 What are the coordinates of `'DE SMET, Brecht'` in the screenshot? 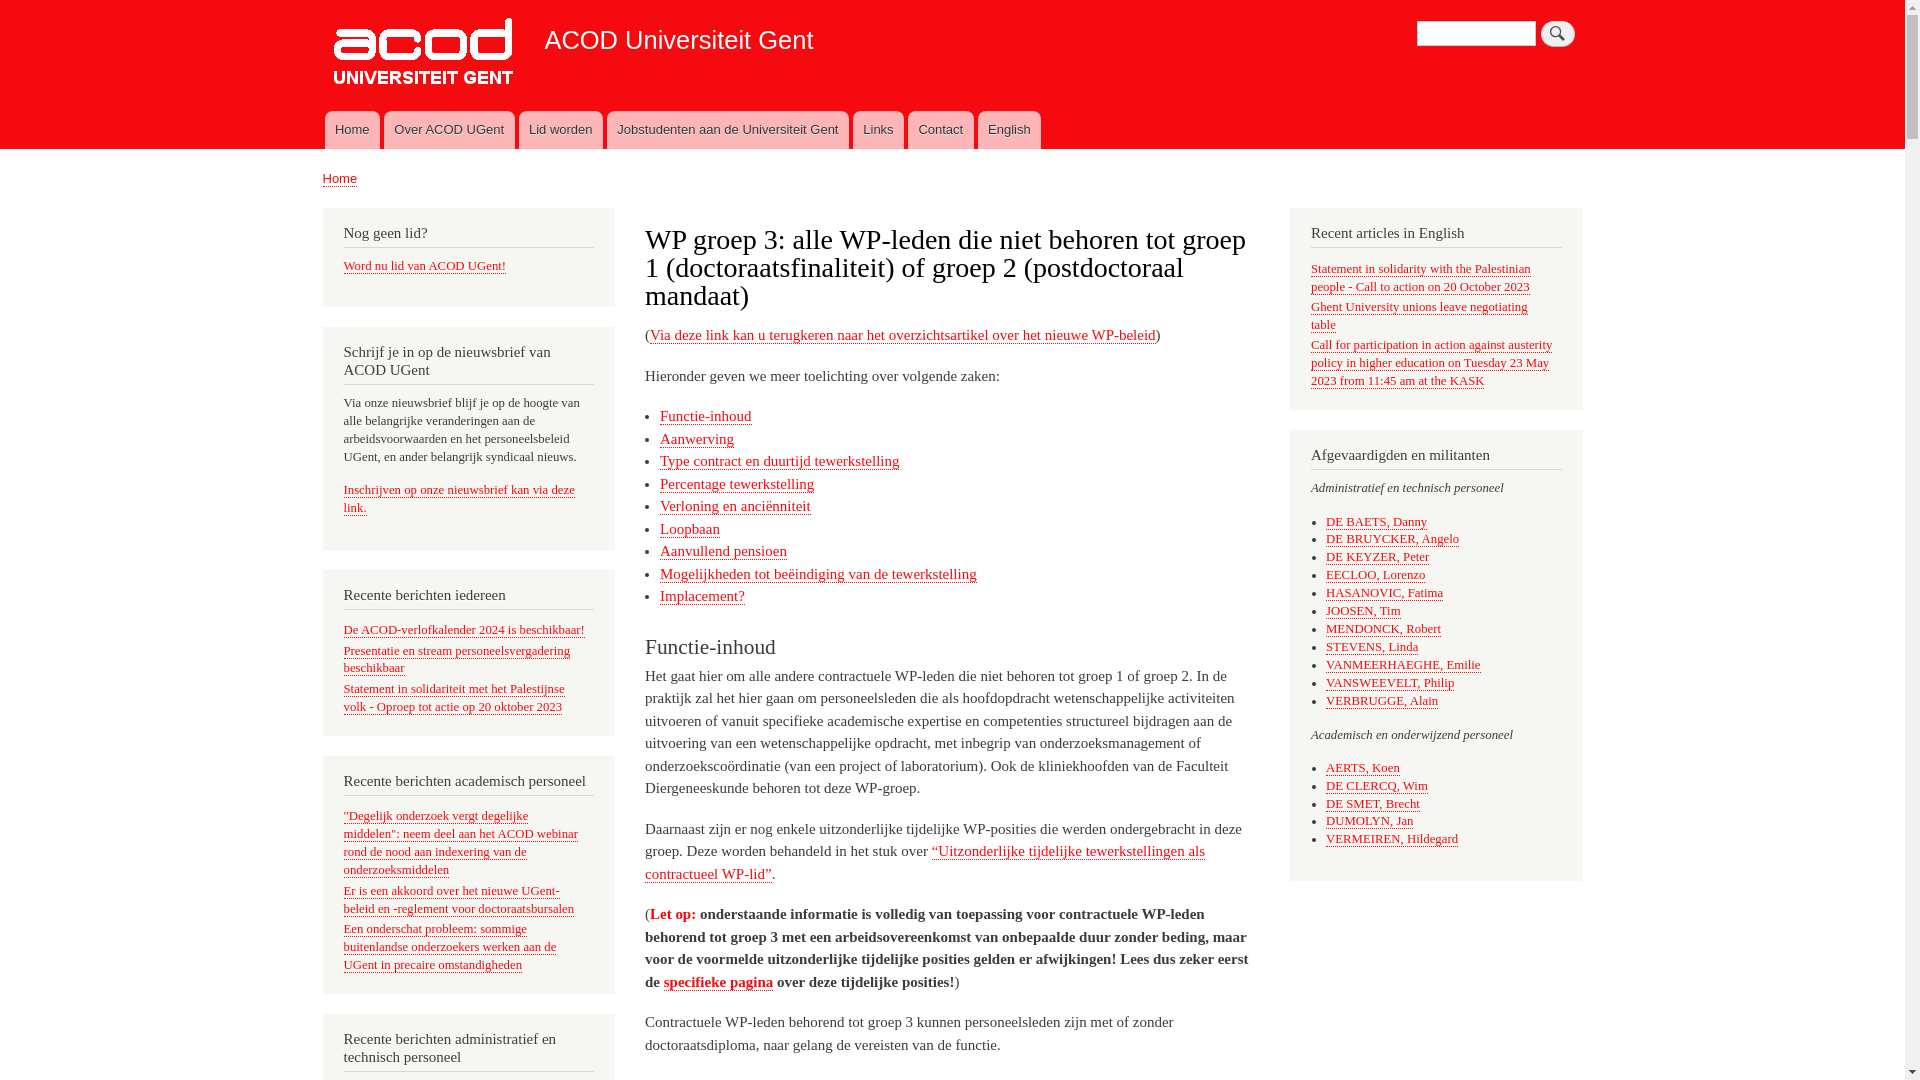 It's located at (1371, 803).